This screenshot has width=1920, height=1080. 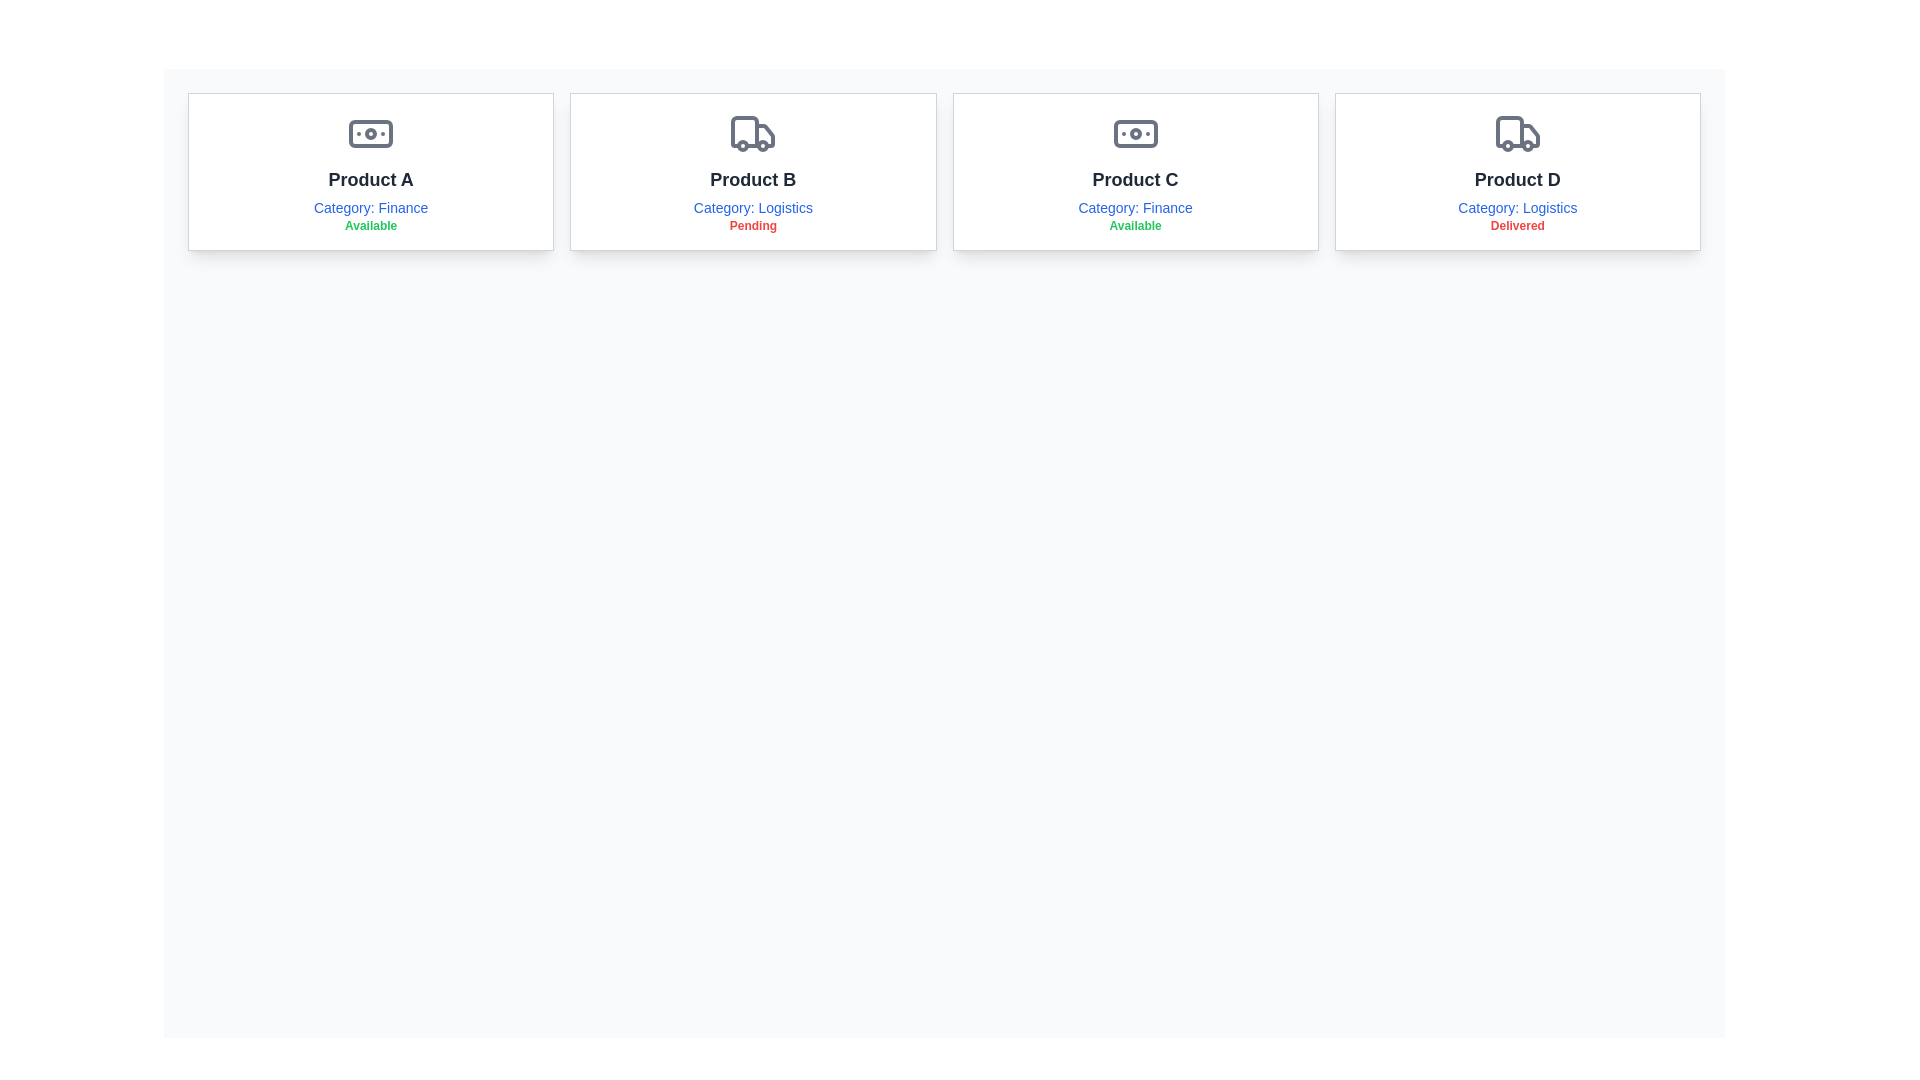 I want to click on the primary body of the truck icon, which is a rounded rectangular shape in grayscale, located in the card labeled 'Product D', so click(x=1509, y=131).